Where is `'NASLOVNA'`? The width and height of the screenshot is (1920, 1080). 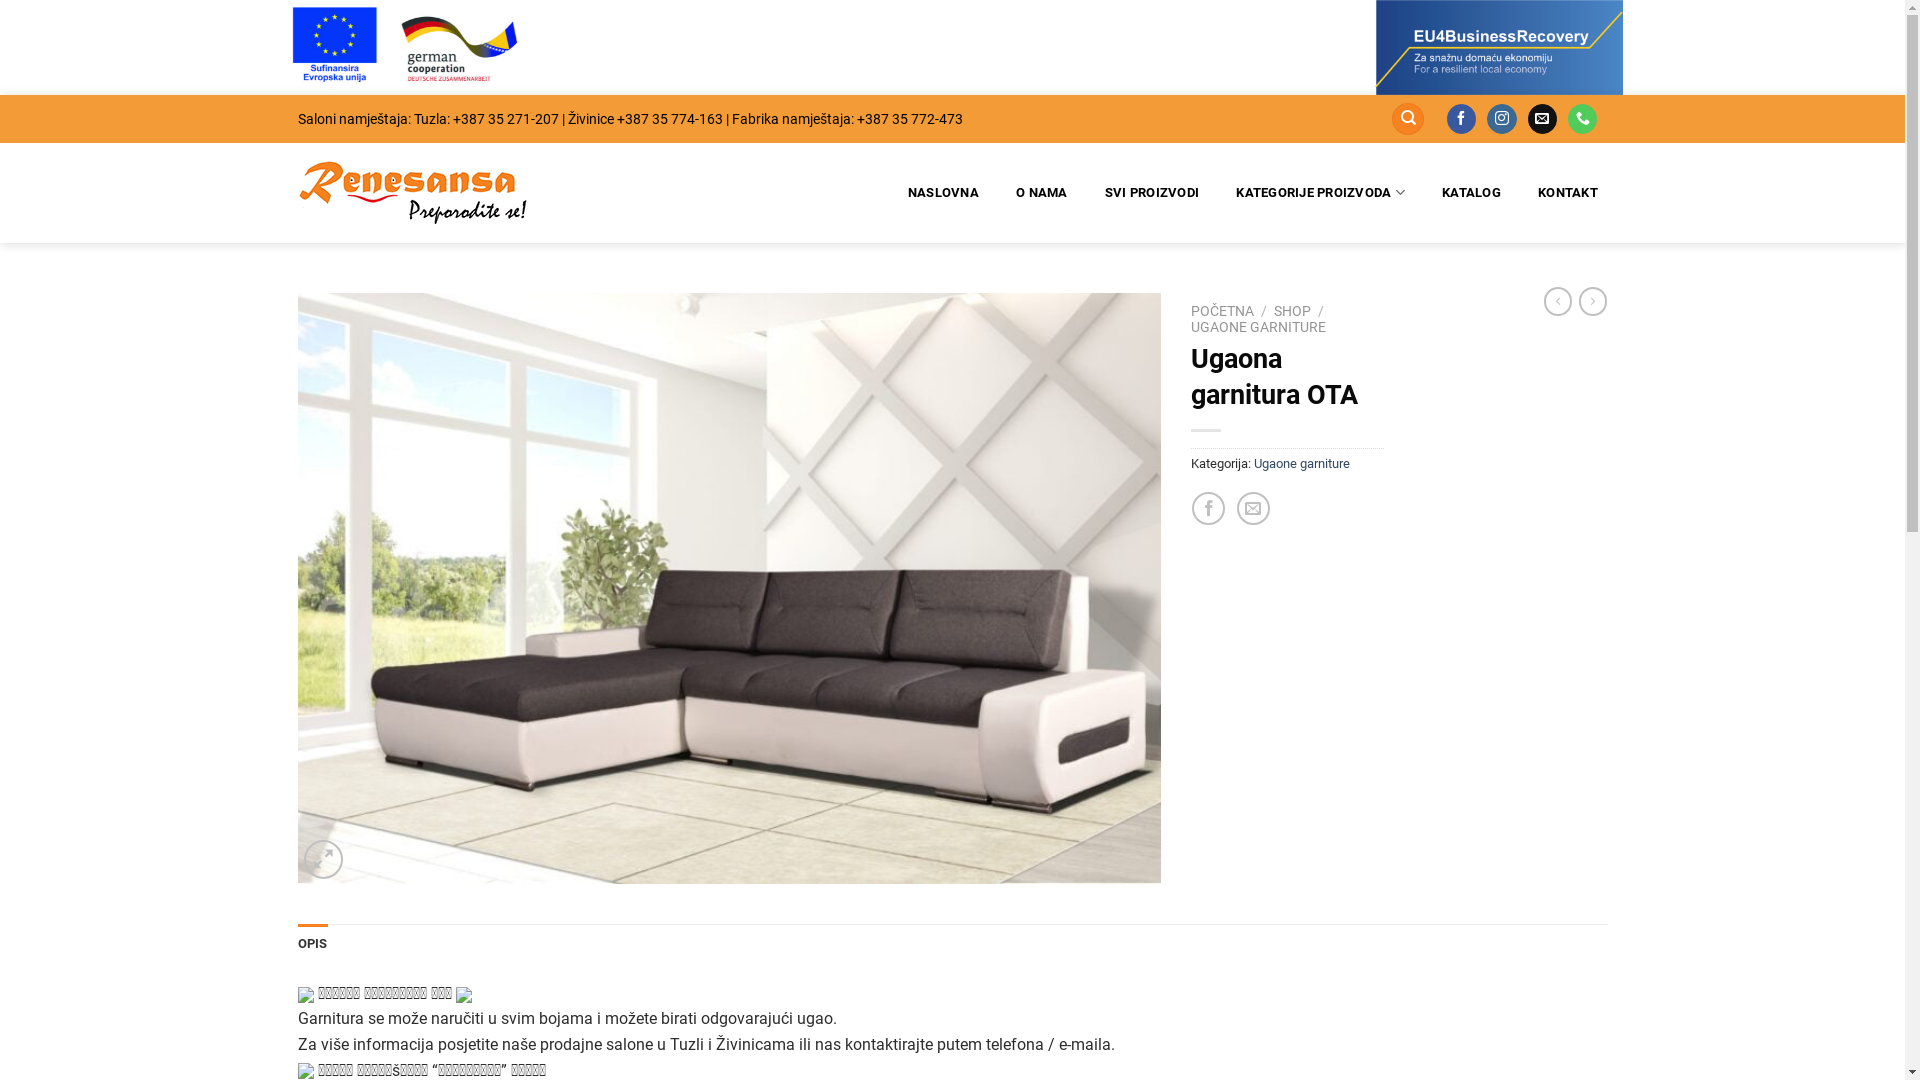
'NASLOVNA' is located at coordinates (941, 192).